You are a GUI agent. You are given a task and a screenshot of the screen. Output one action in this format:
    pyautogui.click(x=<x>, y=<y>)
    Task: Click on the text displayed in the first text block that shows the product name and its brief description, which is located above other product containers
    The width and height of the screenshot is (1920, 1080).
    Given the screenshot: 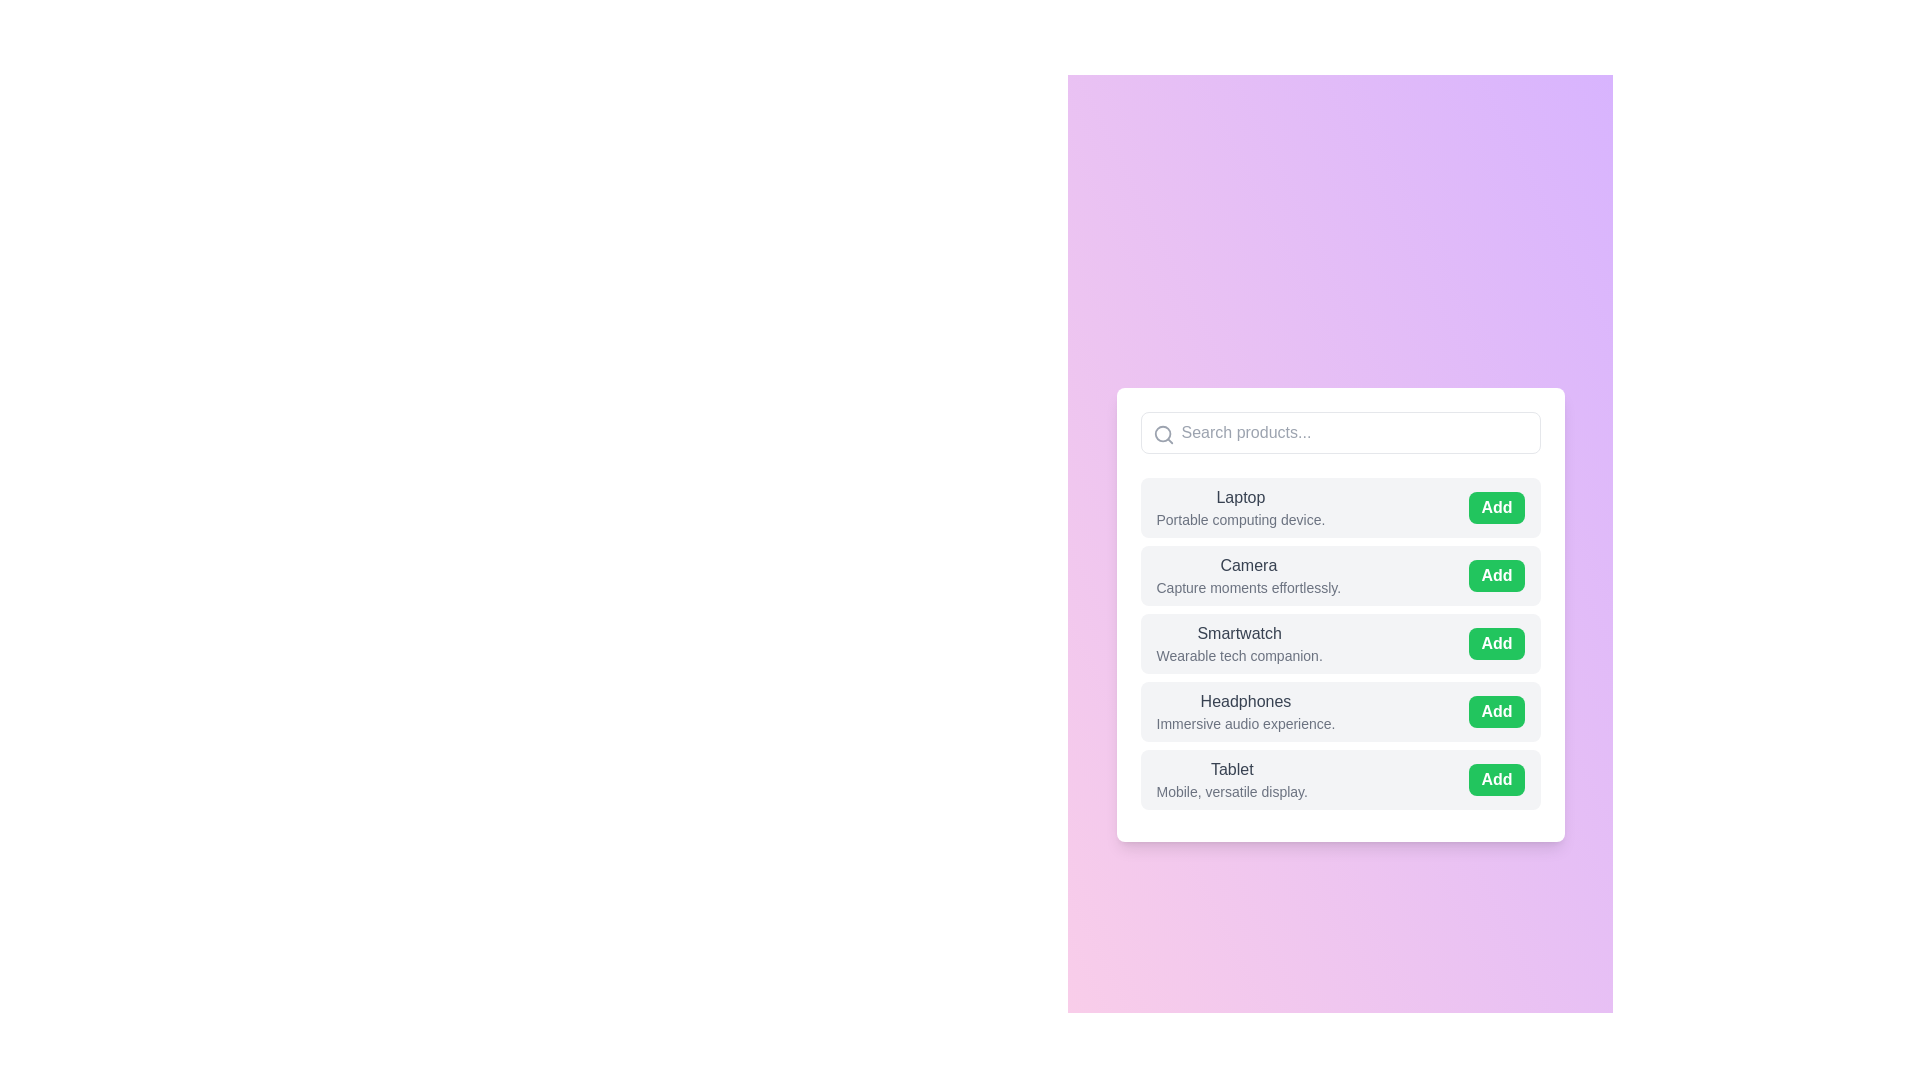 What is the action you would take?
    pyautogui.click(x=1239, y=507)
    